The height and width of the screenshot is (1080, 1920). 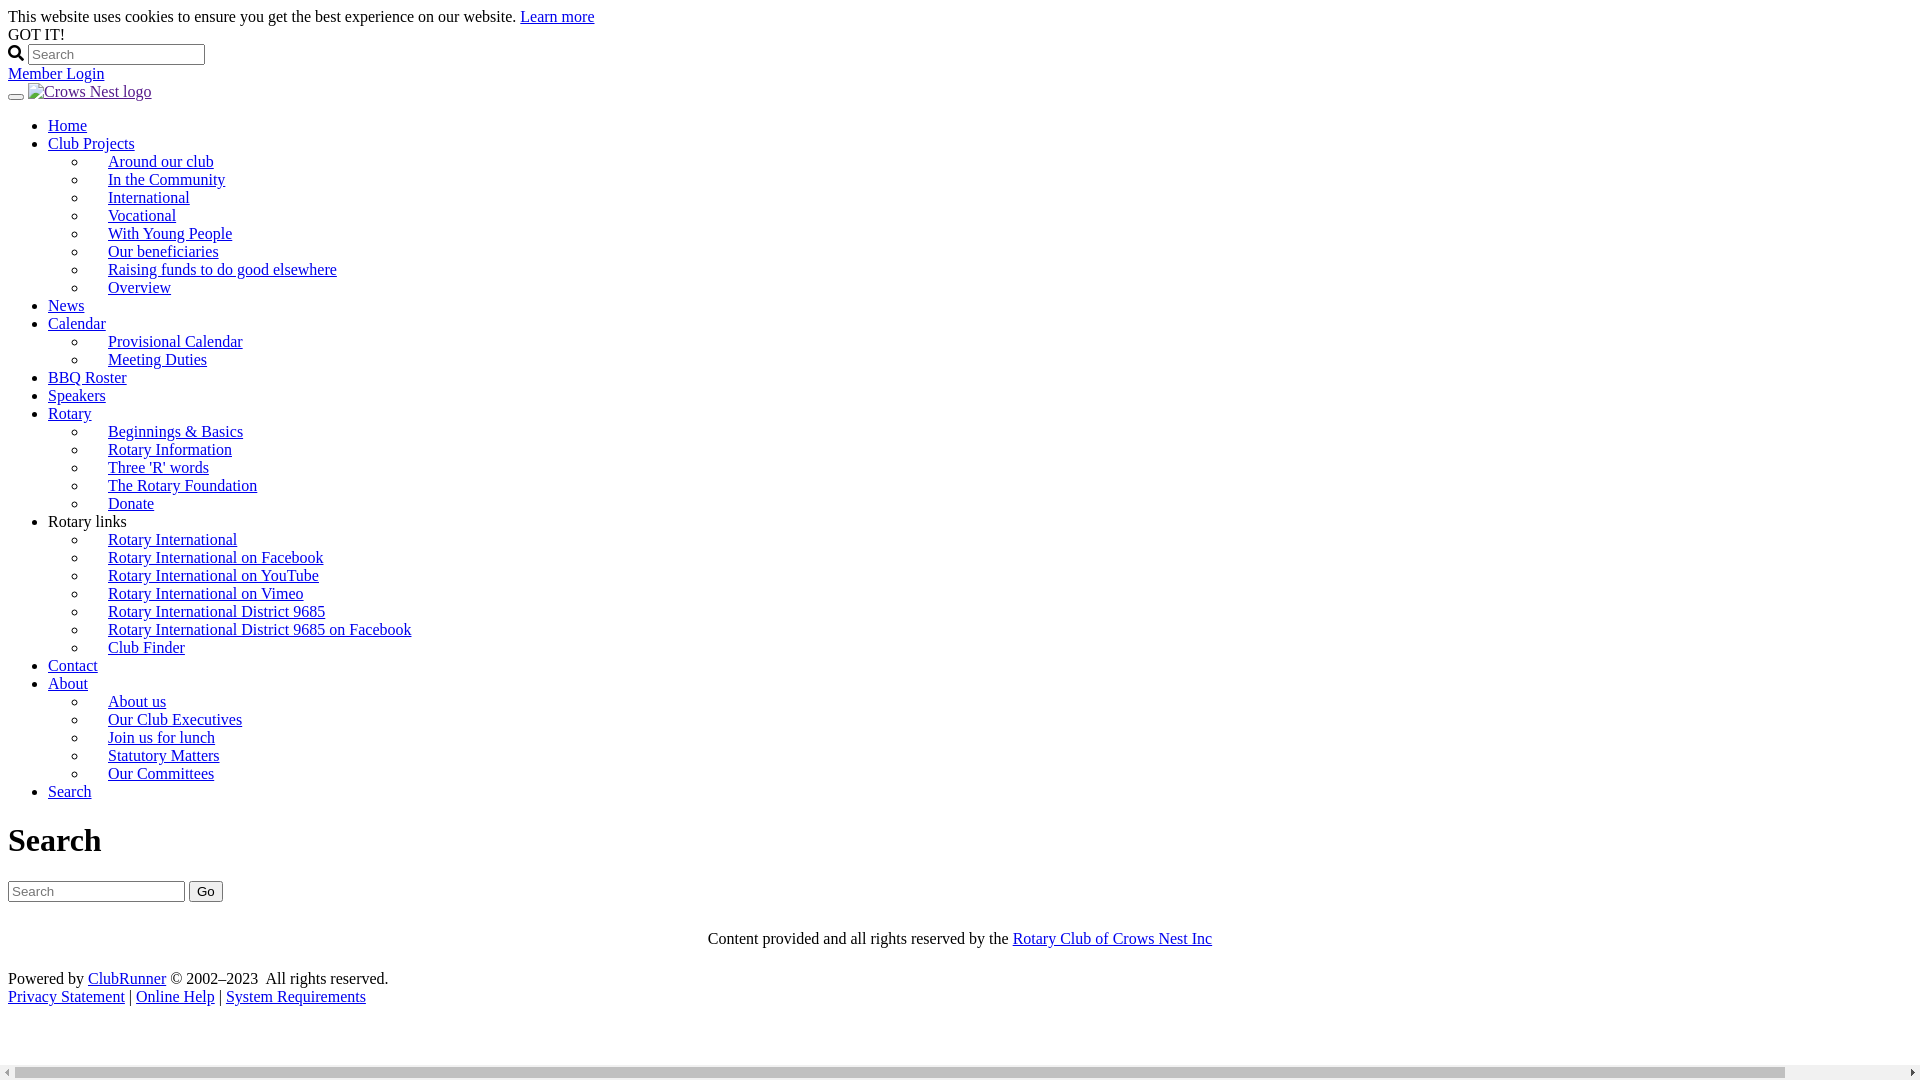 I want to click on 'Our Club Executives', so click(x=86, y=718).